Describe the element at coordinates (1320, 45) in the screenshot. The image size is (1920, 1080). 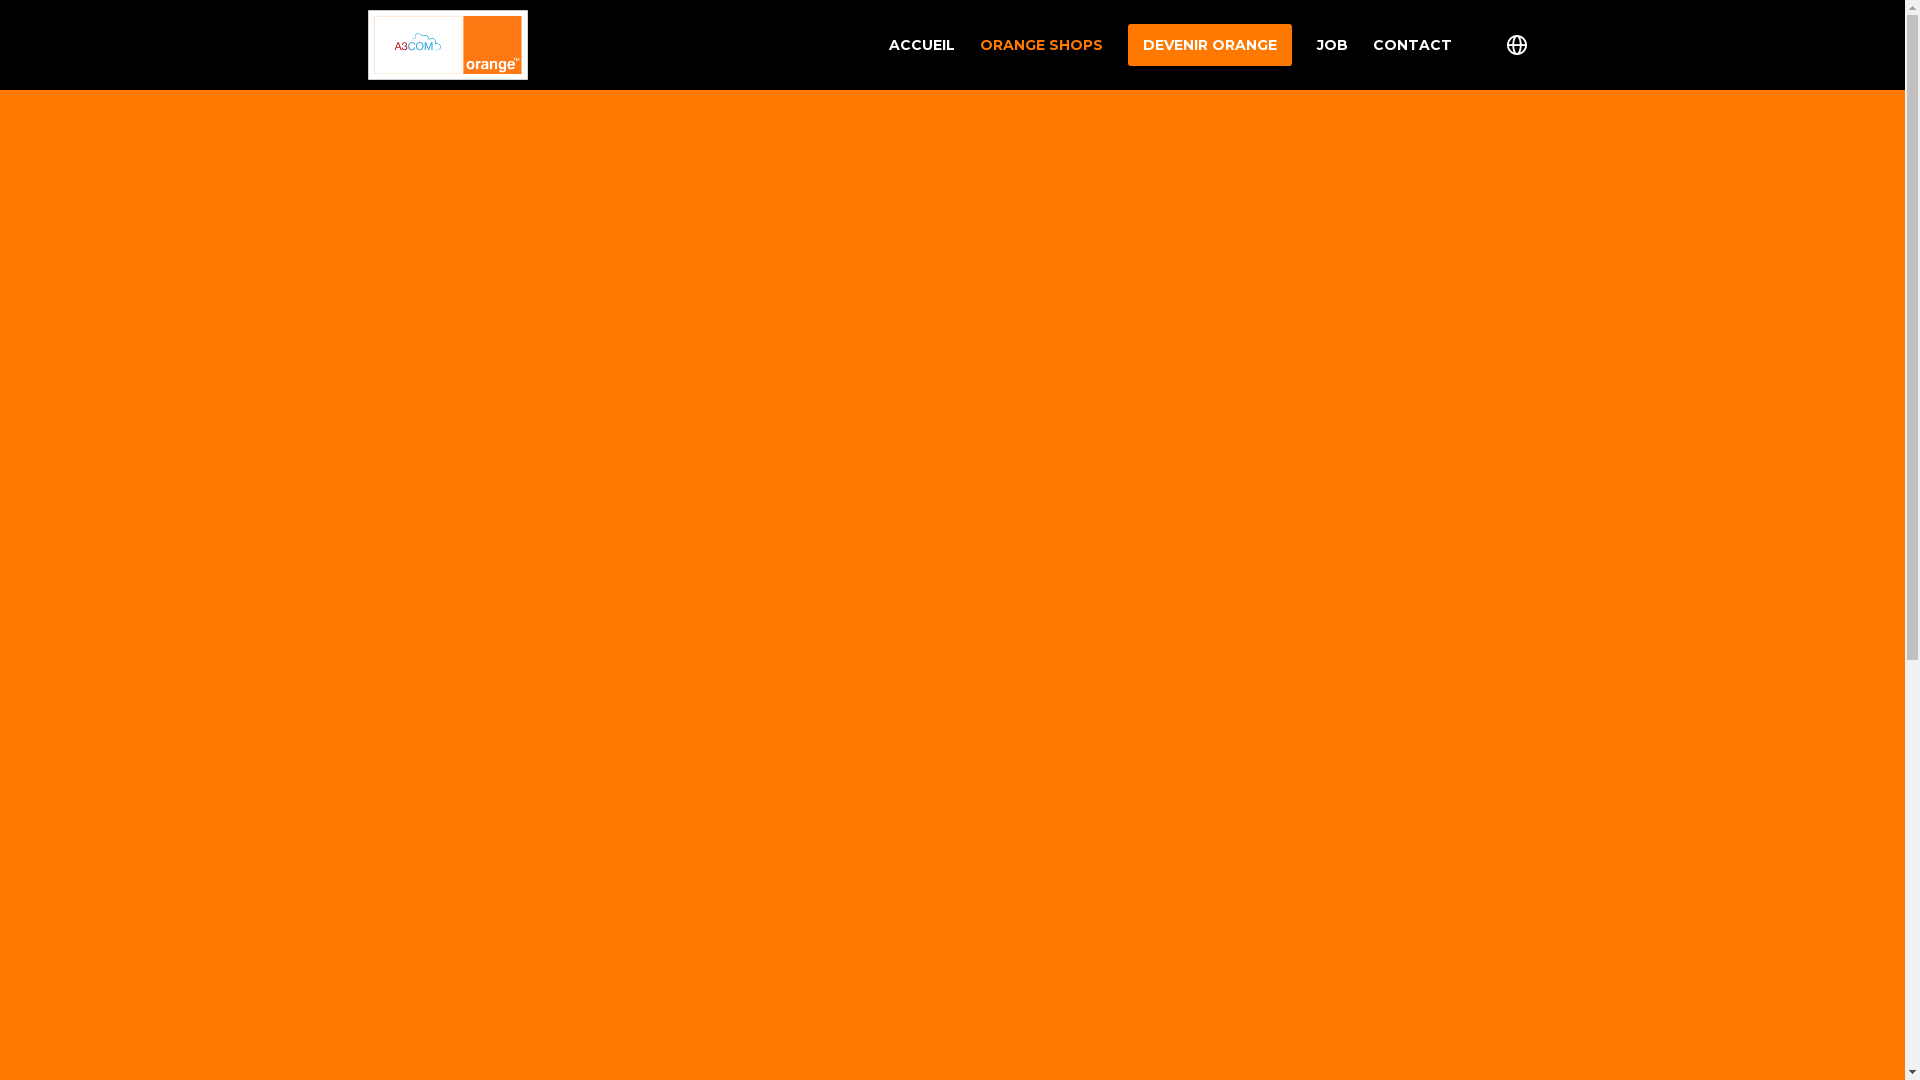
I see `'JOB'` at that location.